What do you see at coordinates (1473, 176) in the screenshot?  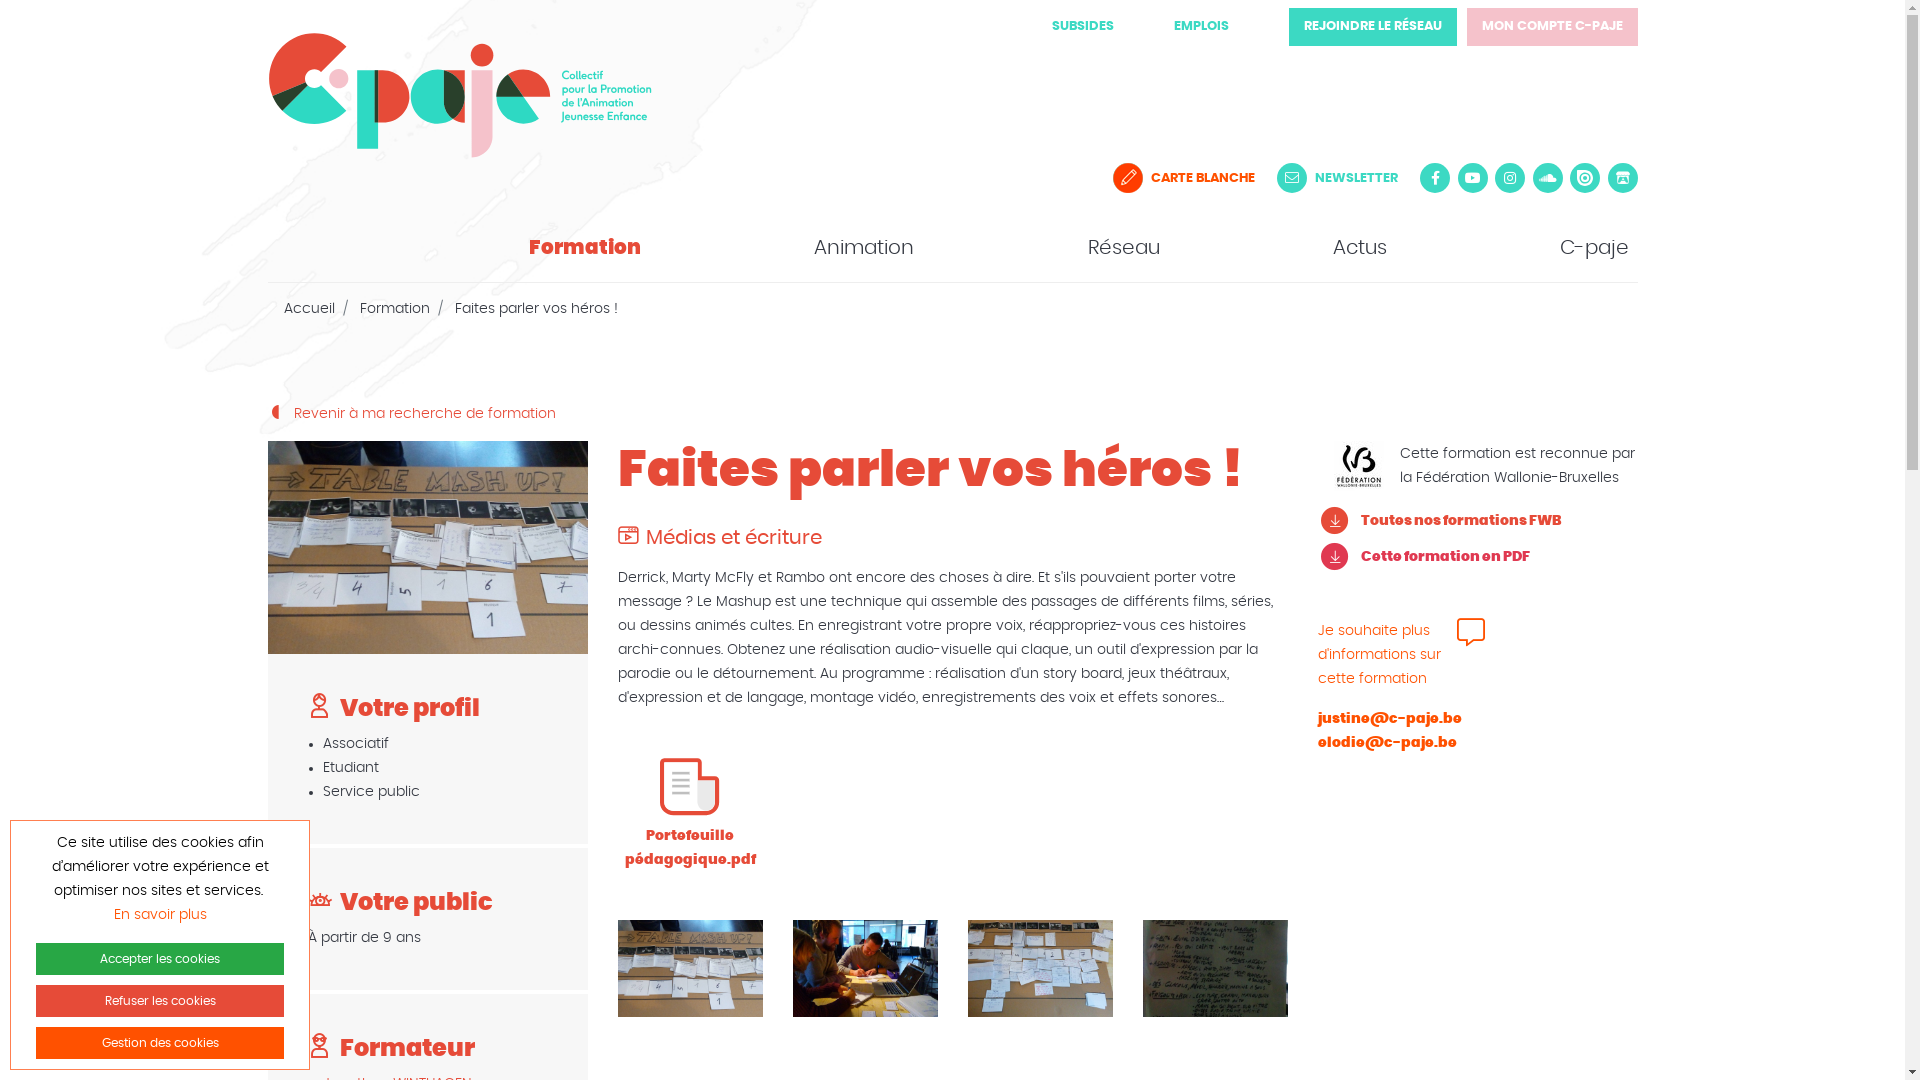 I see `'Youtube'` at bounding box center [1473, 176].